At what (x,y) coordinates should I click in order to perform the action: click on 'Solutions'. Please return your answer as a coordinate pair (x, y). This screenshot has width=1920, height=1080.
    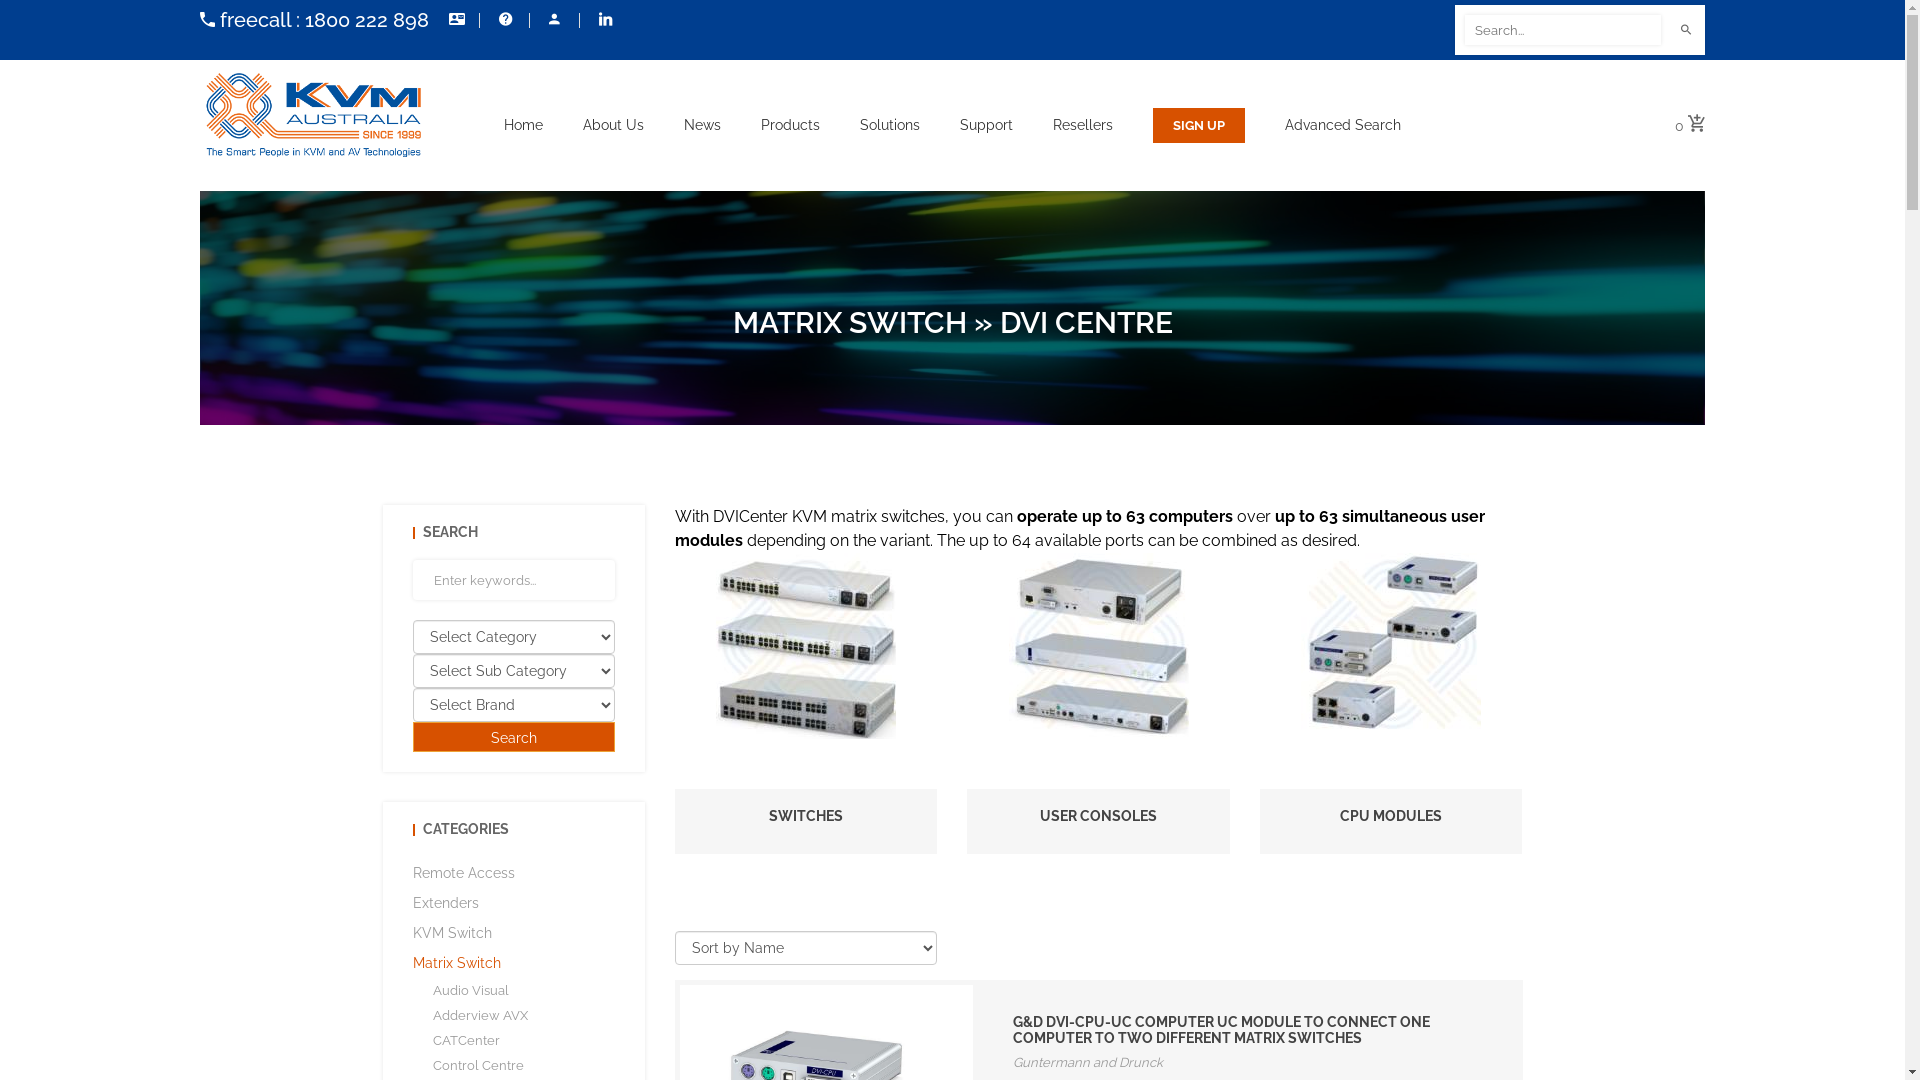
    Looking at the image, I should click on (888, 123).